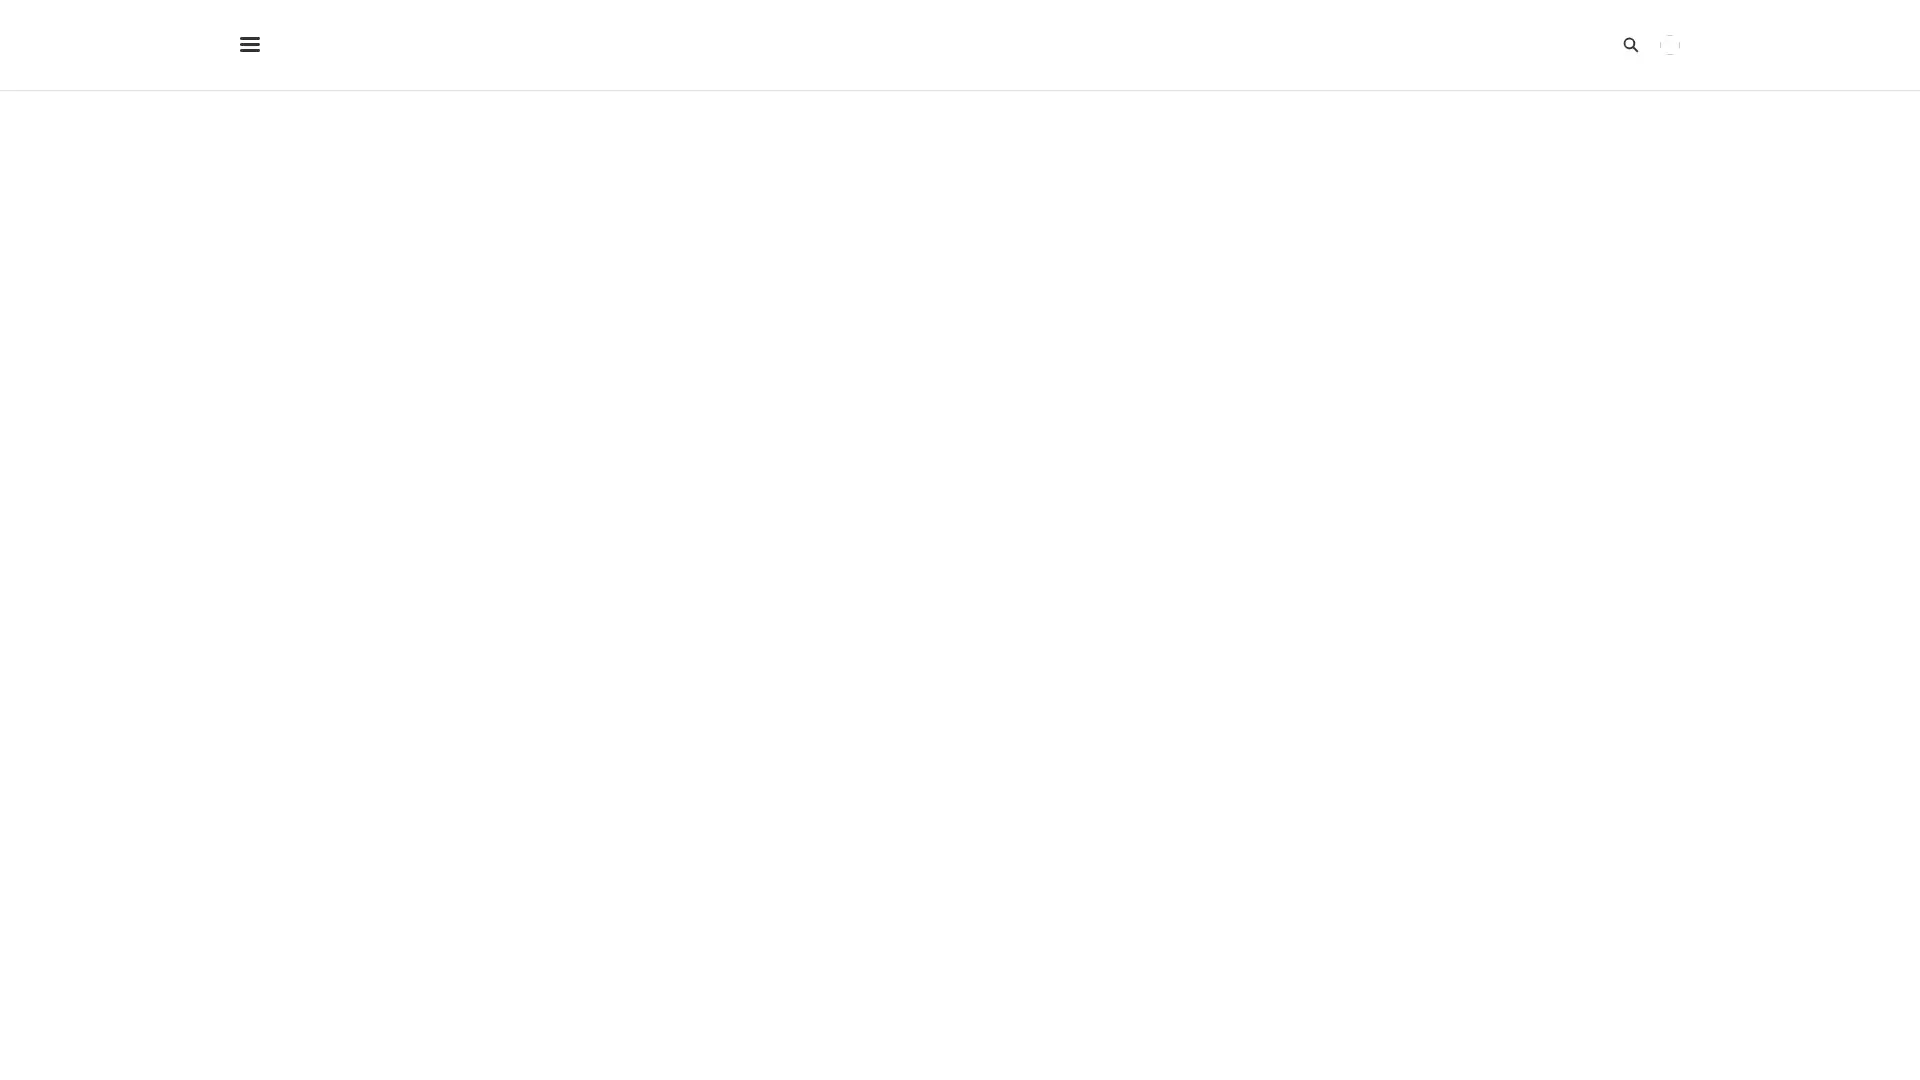  What do you see at coordinates (598, 415) in the screenshot?
I see `Submit` at bounding box center [598, 415].